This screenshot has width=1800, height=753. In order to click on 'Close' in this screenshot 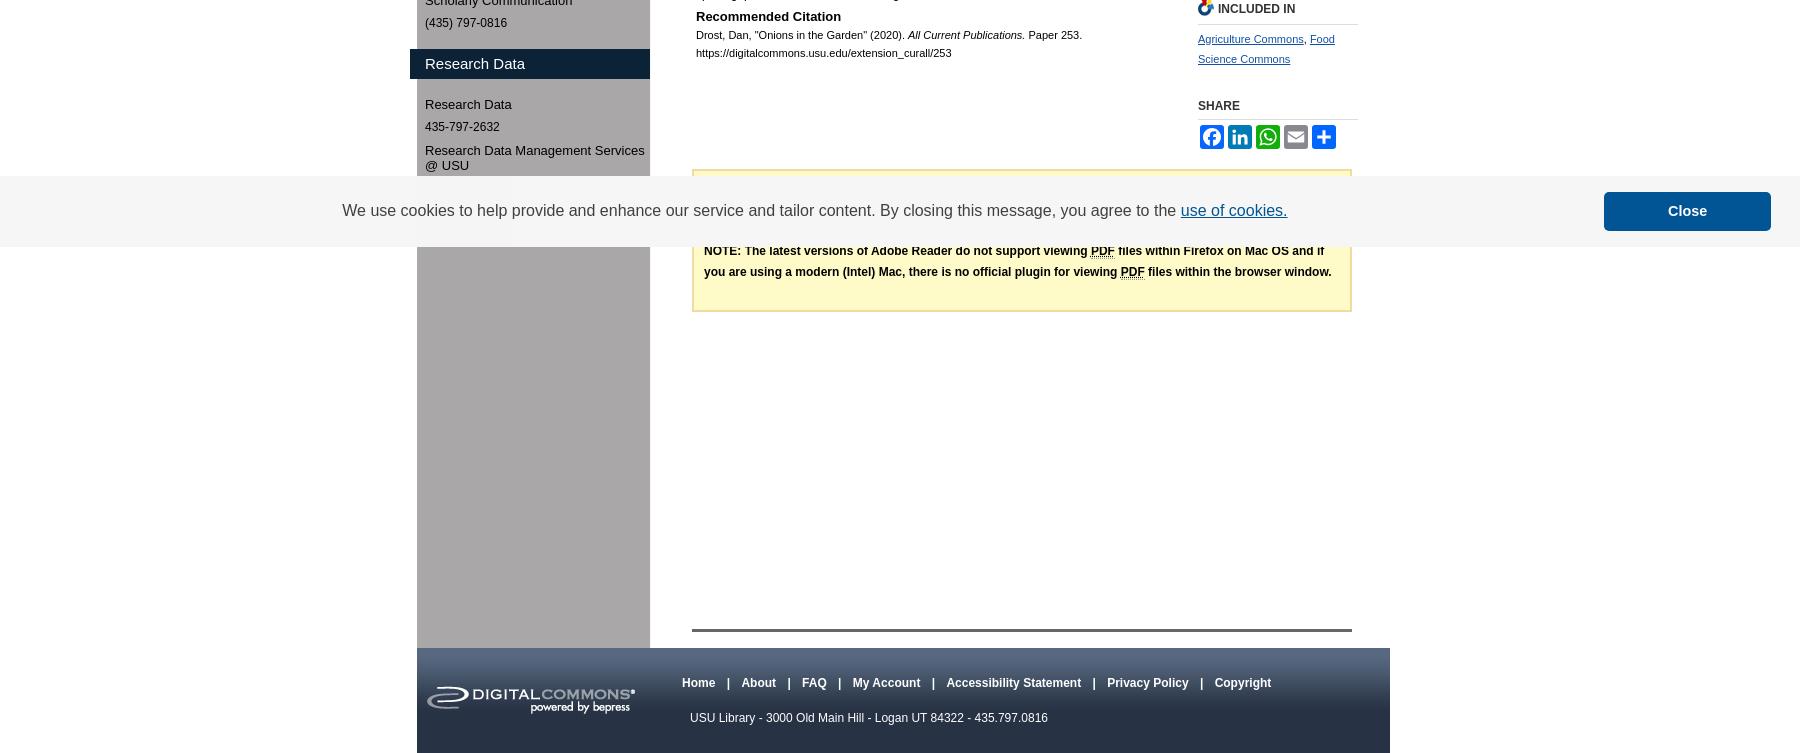, I will do `click(1667, 209)`.